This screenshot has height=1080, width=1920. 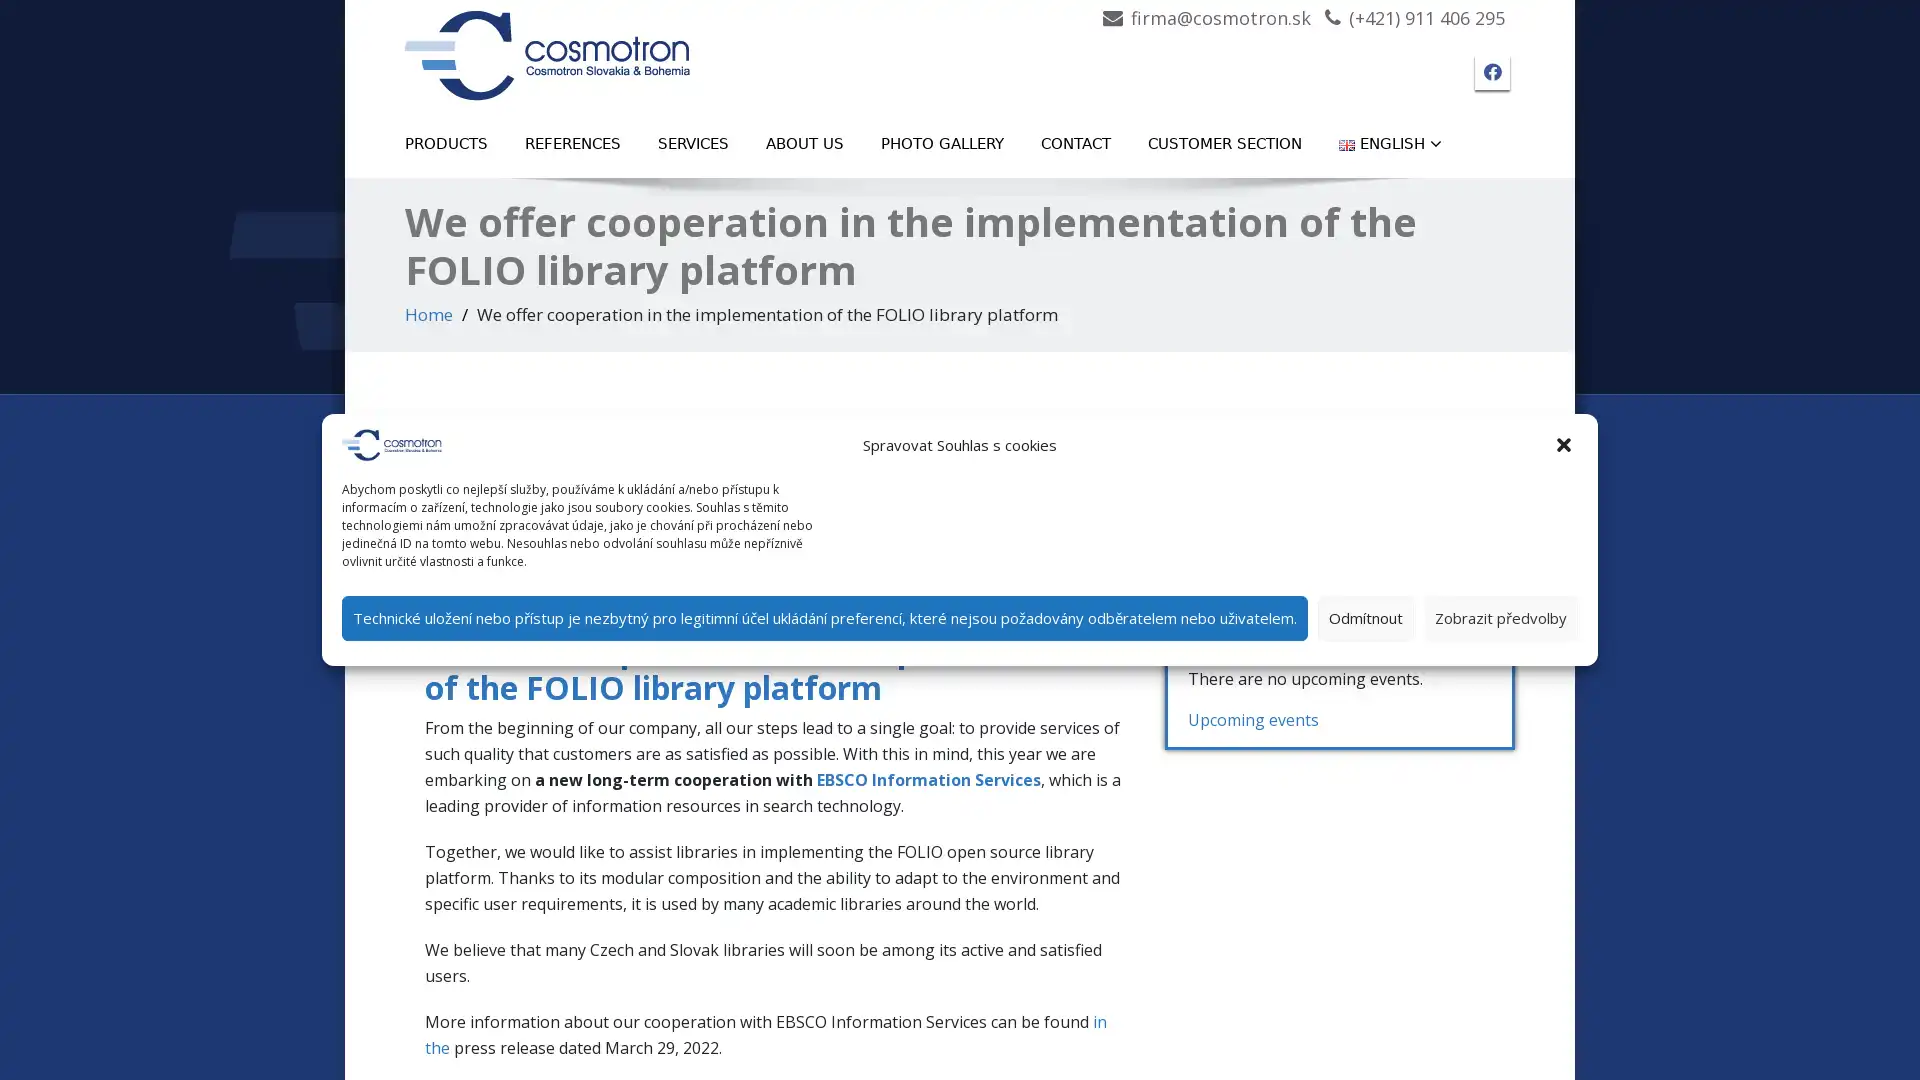 What do you see at coordinates (1501, 616) in the screenshot?
I see `Zobrazit predvolby` at bounding box center [1501, 616].